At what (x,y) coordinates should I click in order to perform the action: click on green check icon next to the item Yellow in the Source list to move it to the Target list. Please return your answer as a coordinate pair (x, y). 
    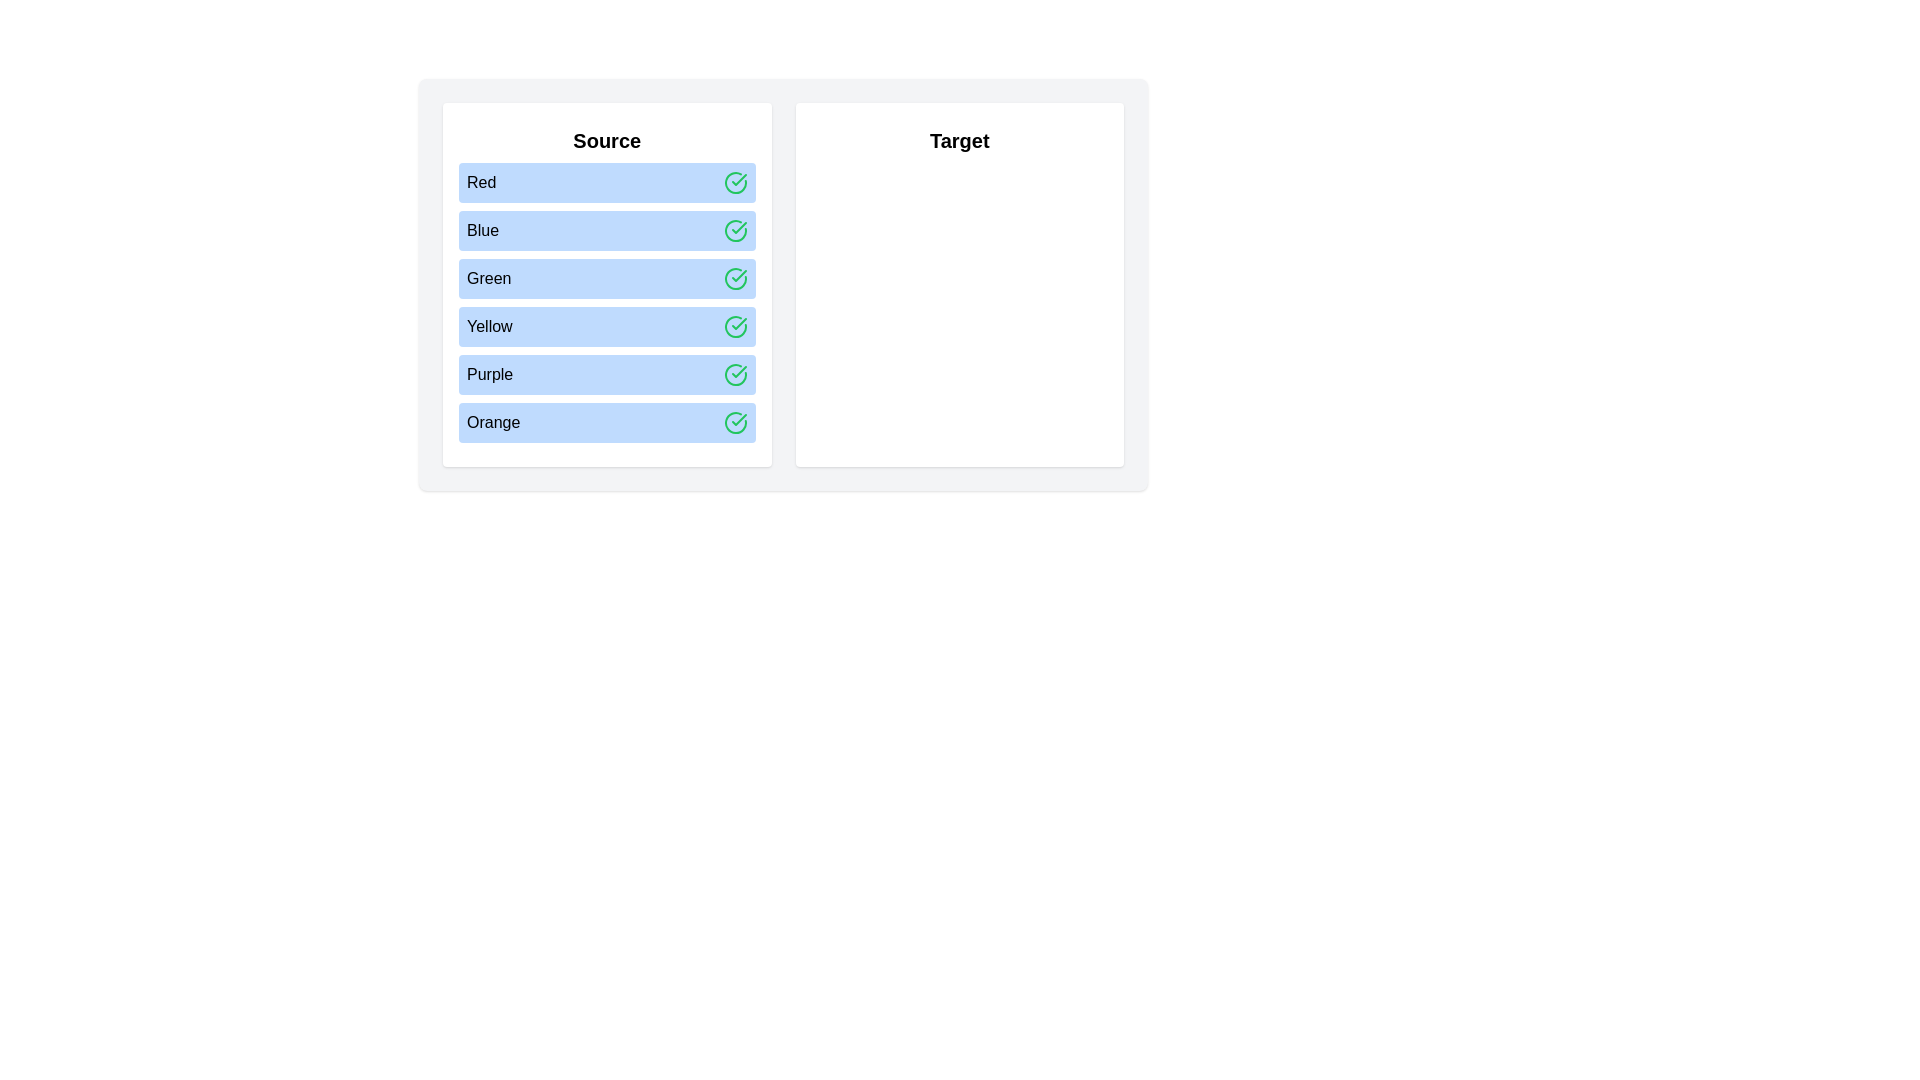
    Looking at the image, I should click on (734, 326).